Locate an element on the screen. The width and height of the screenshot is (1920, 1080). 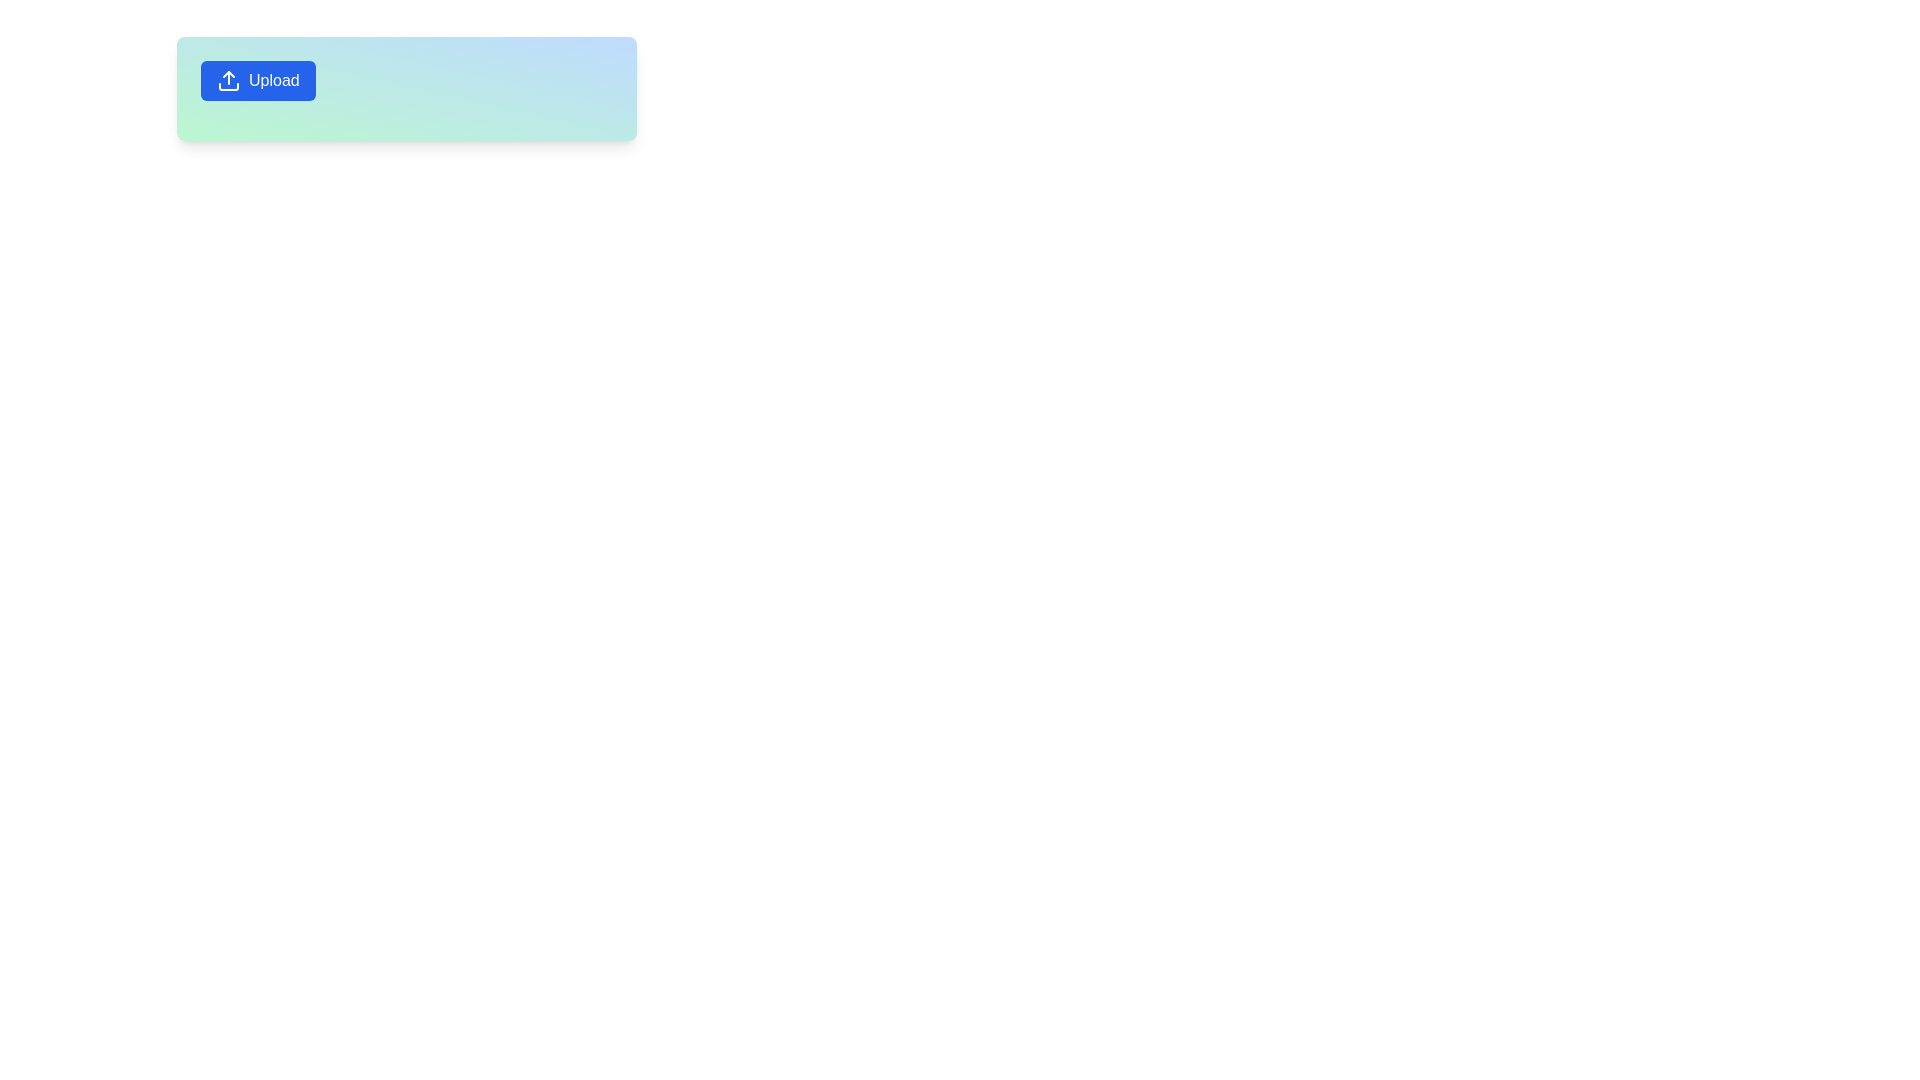
the blue rectangular button labeled 'Upload' with an icon on the left is located at coordinates (257, 80).